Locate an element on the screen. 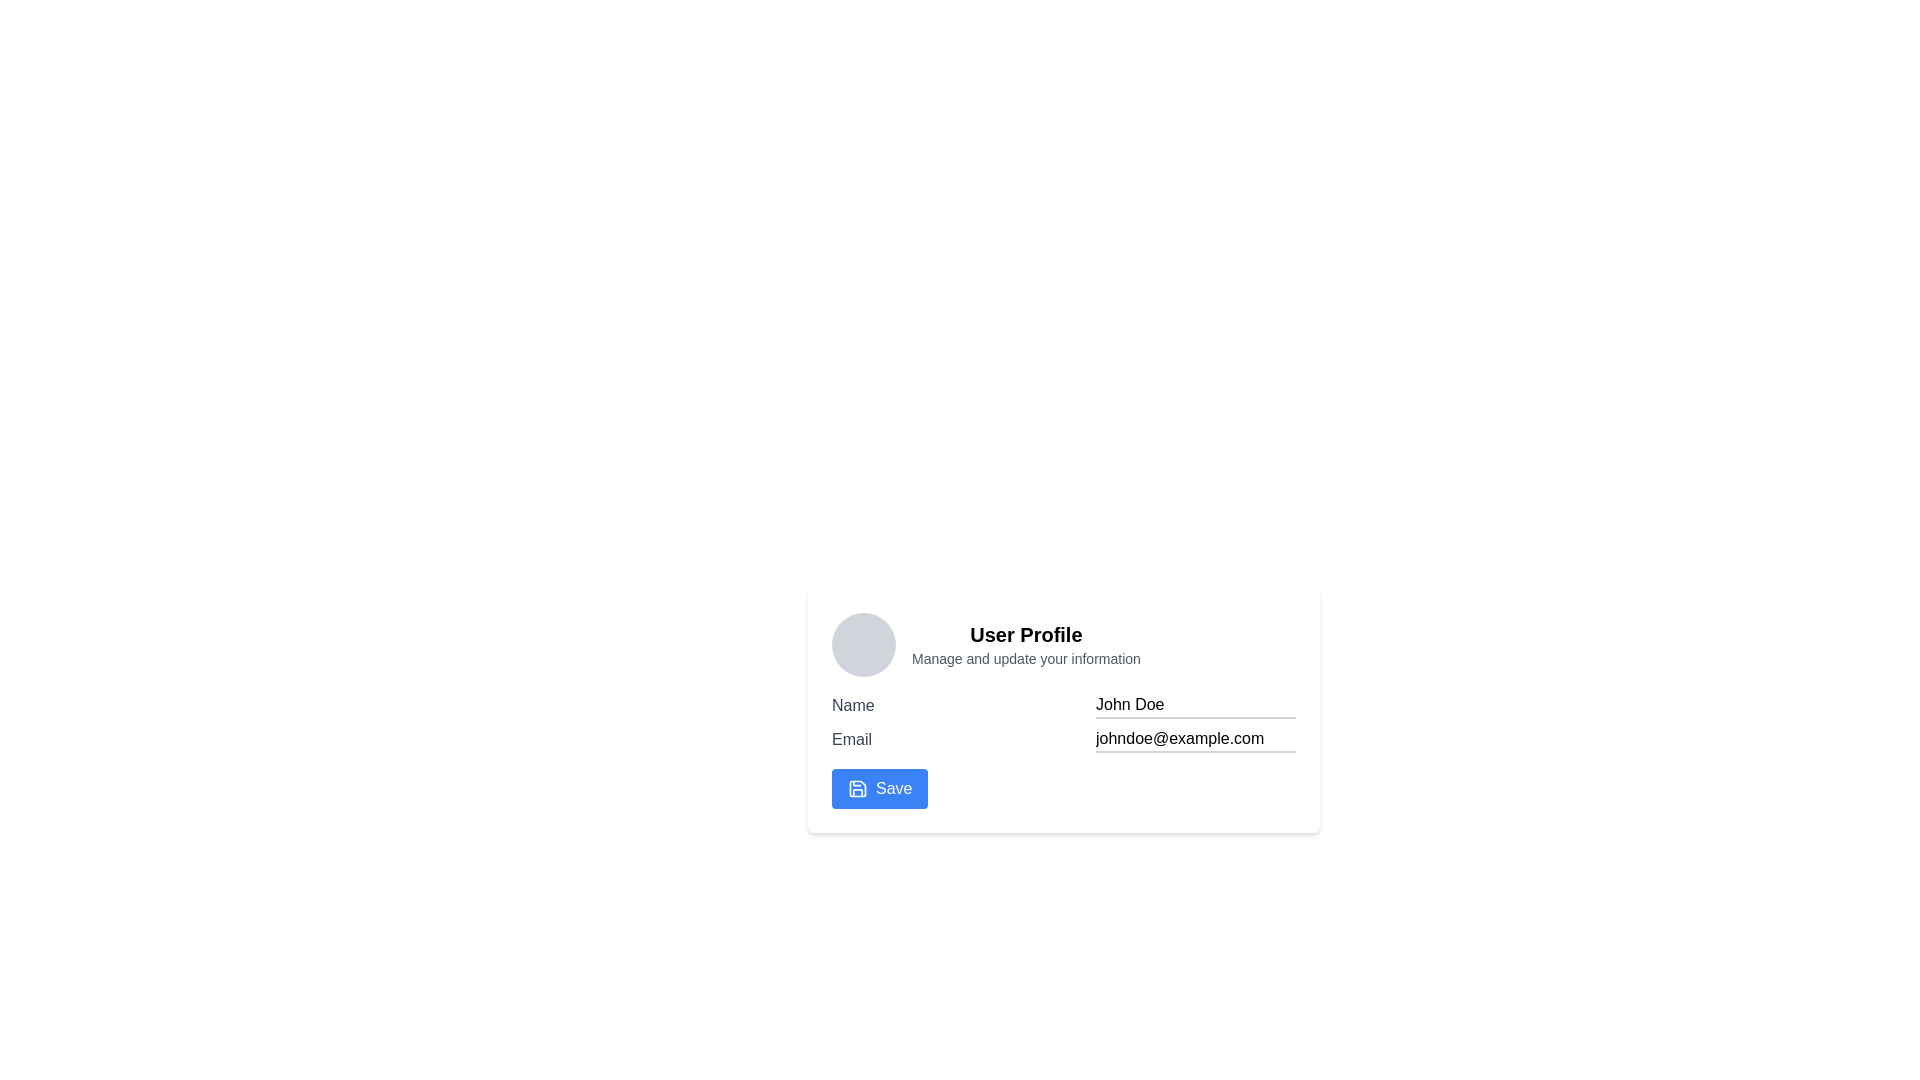  the static label text displaying 'Name' in gray color on the user profile card interface, positioned above the text input field containing 'John Doe' is located at coordinates (853, 704).